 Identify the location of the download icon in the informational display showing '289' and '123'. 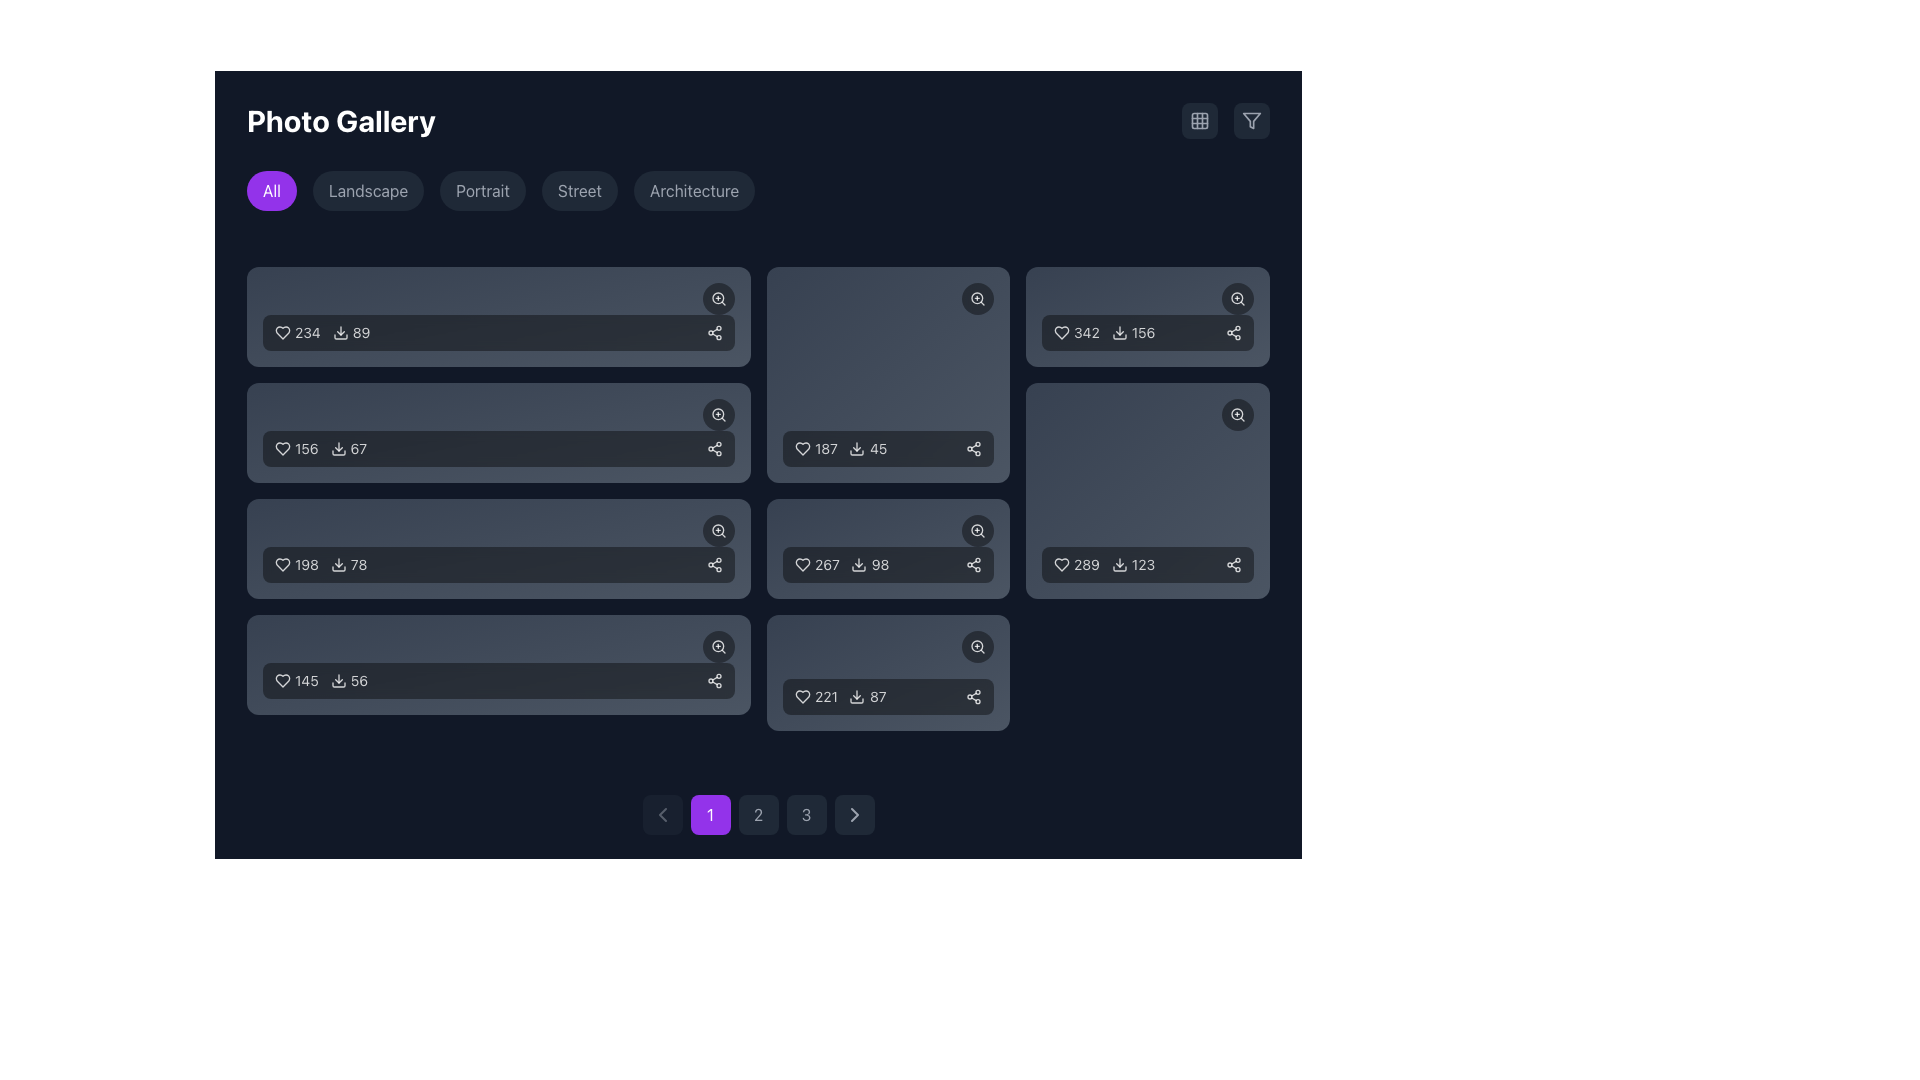
(1148, 564).